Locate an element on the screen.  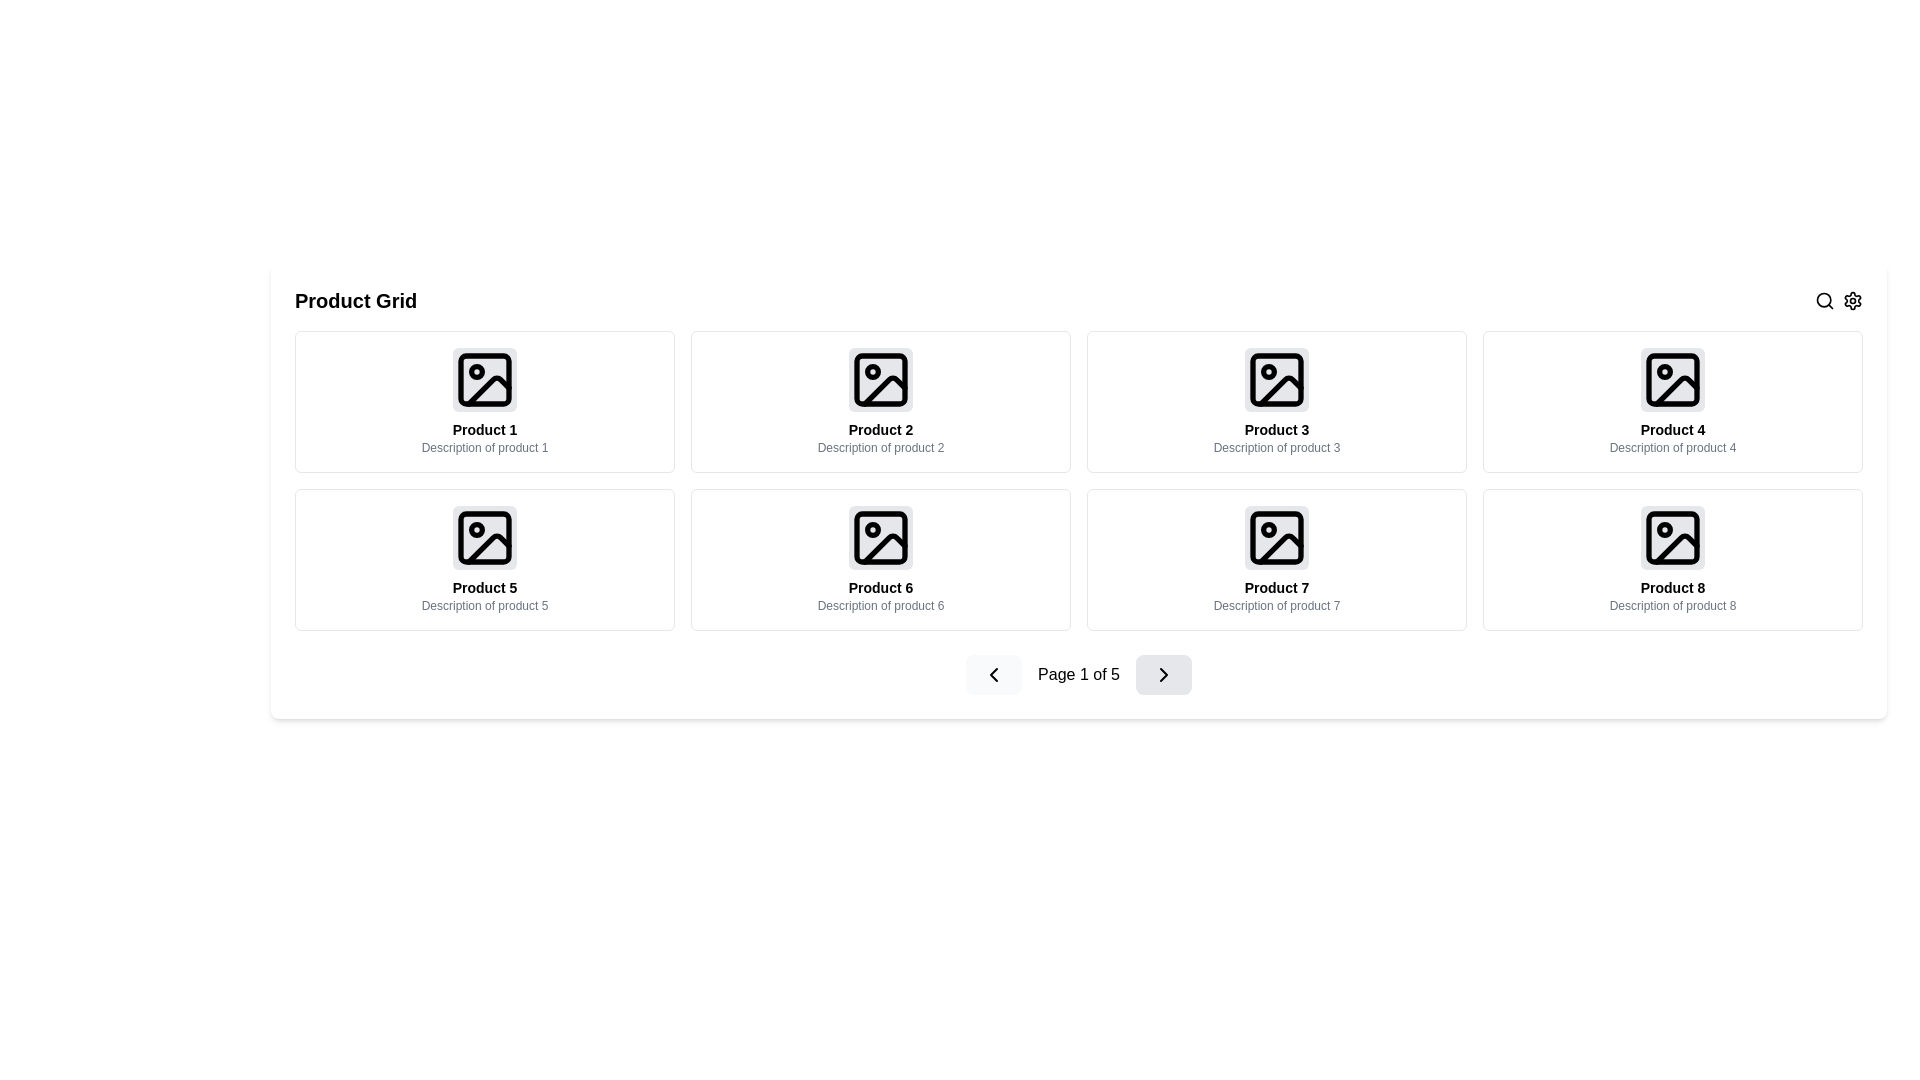
SVG rectangle element with a black border and light gray fill, located in the 'Product 7' icon in the second row and third column of the grid layout is located at coordinates (1275, 536).